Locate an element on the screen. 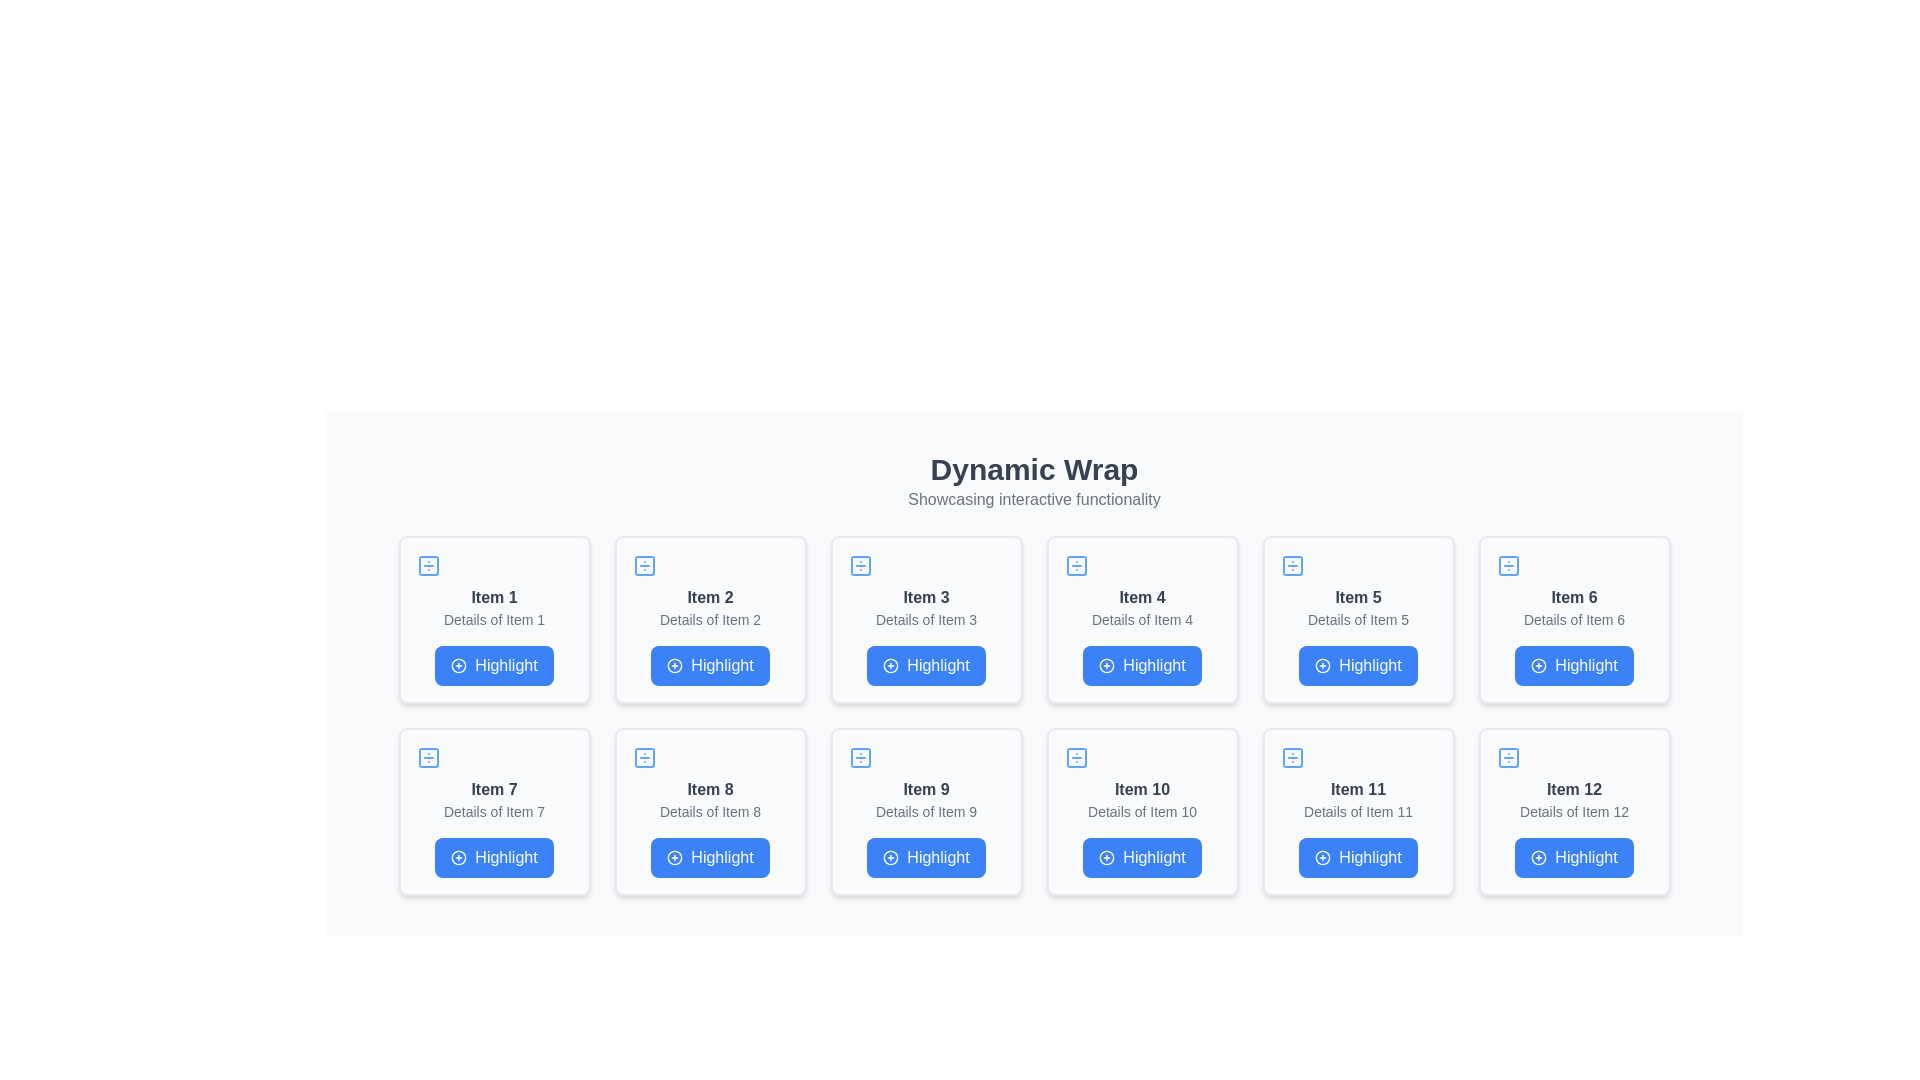 The image size is (1920, 1080). the text label displaying 'Details of Item 2', which is located below the bold title 'Item 2' and above the blue-highlighted button labeled 'Highlight' is located at coordinates (710, 619).